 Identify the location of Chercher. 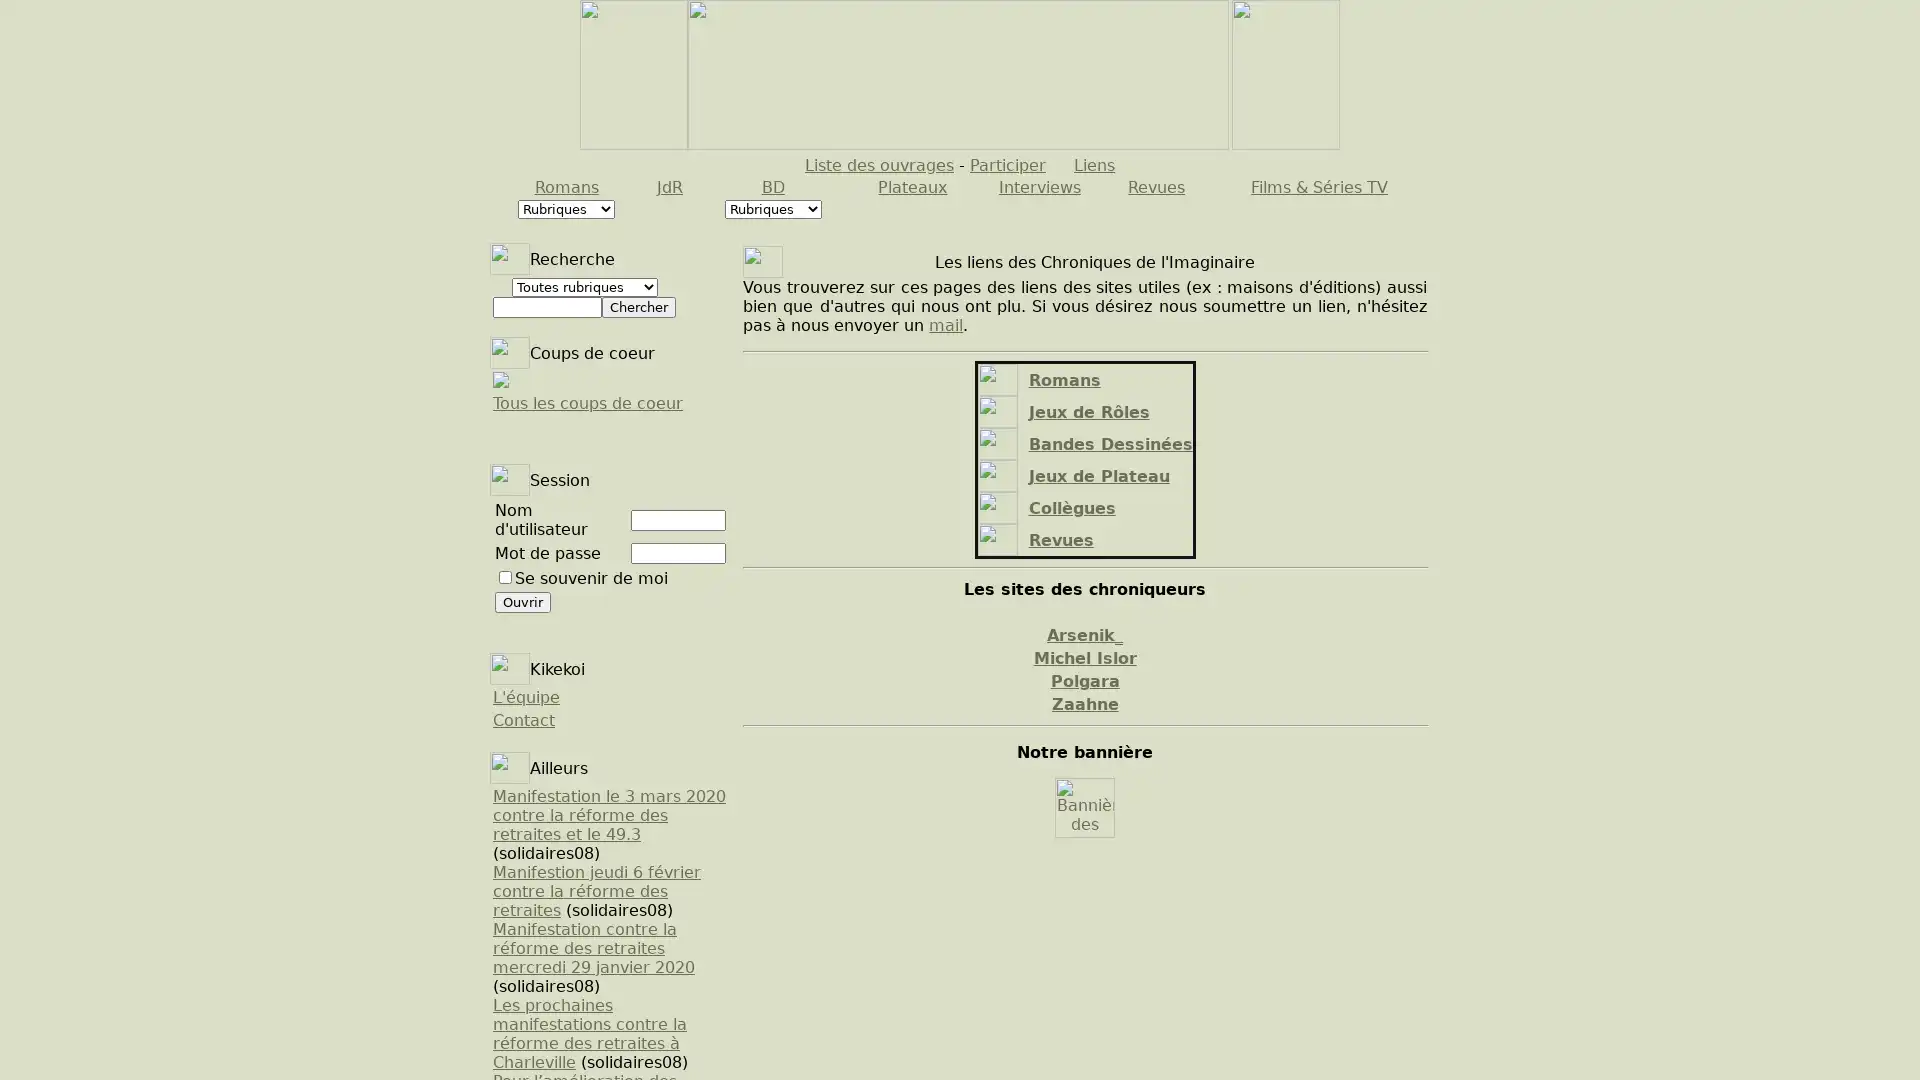
(637, 307).